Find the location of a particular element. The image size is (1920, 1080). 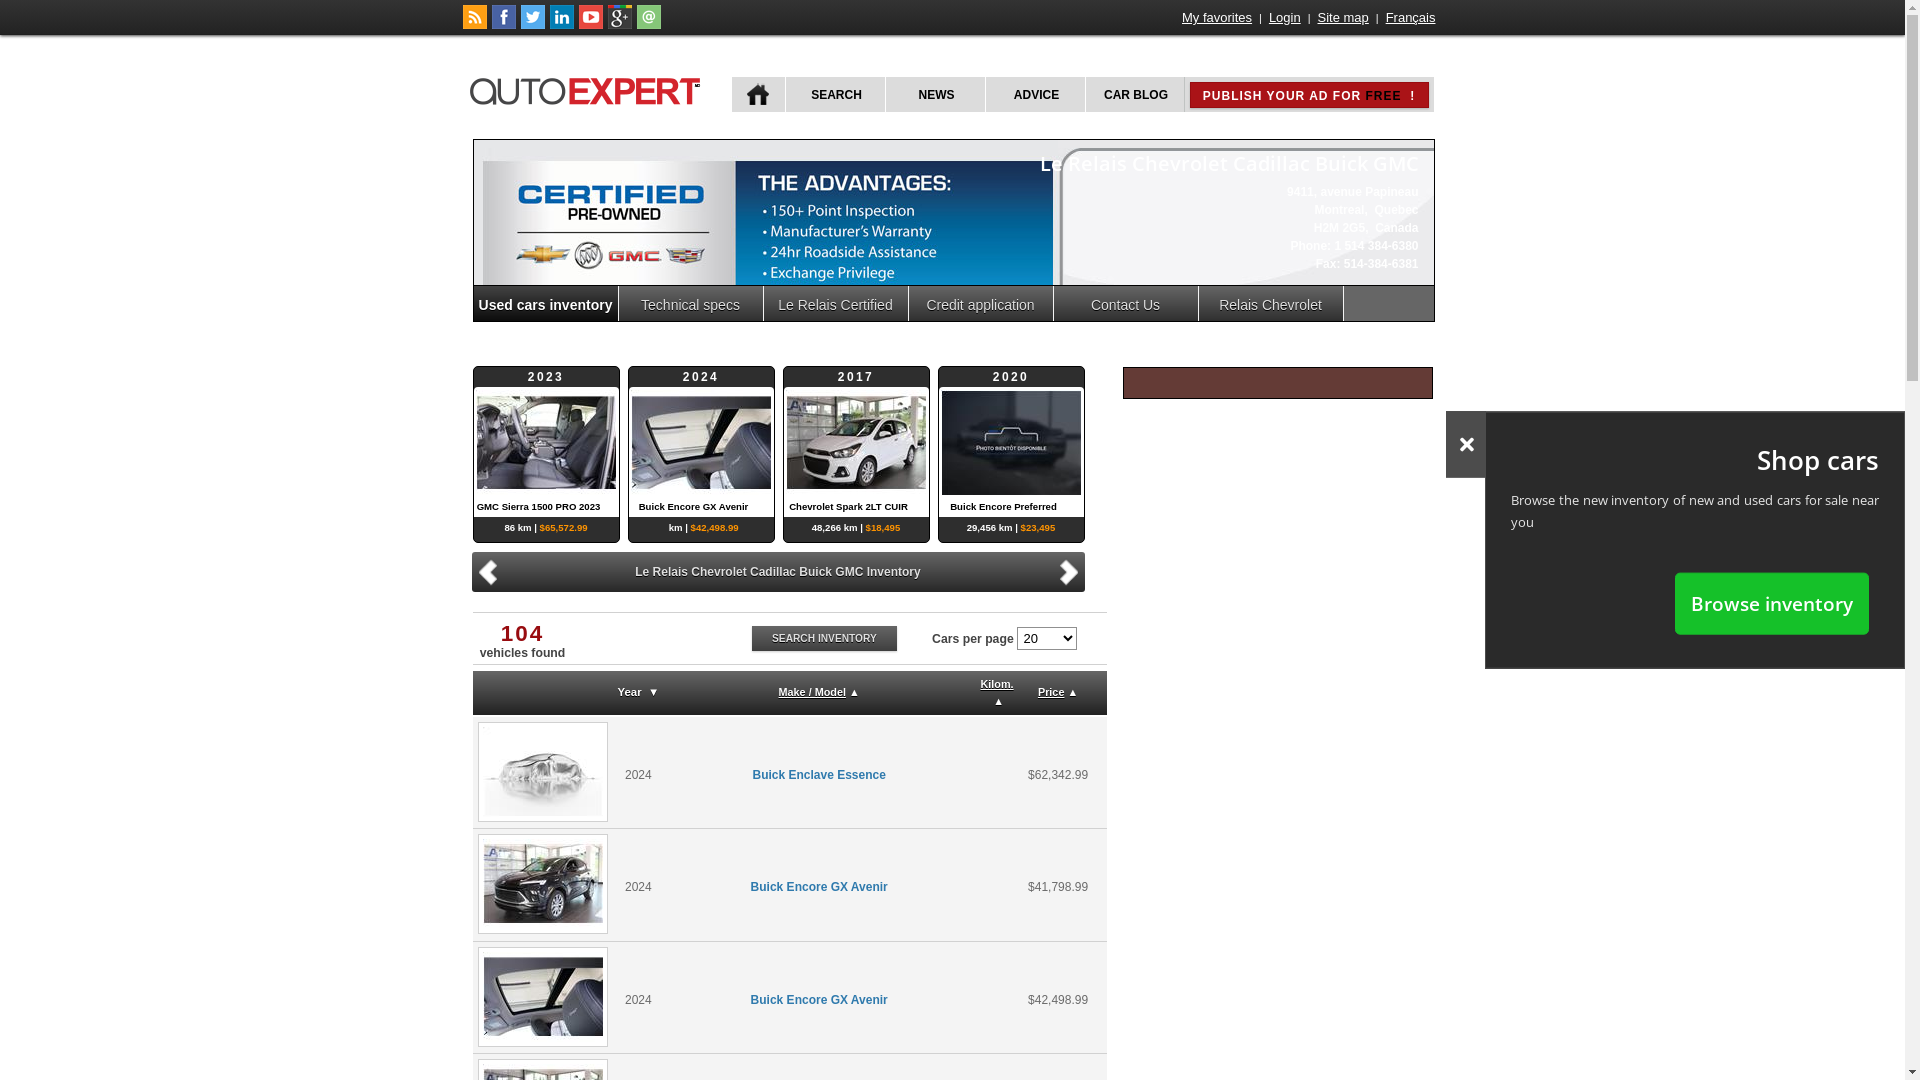

'Contact Us' is located at coordinates (1126, 303).